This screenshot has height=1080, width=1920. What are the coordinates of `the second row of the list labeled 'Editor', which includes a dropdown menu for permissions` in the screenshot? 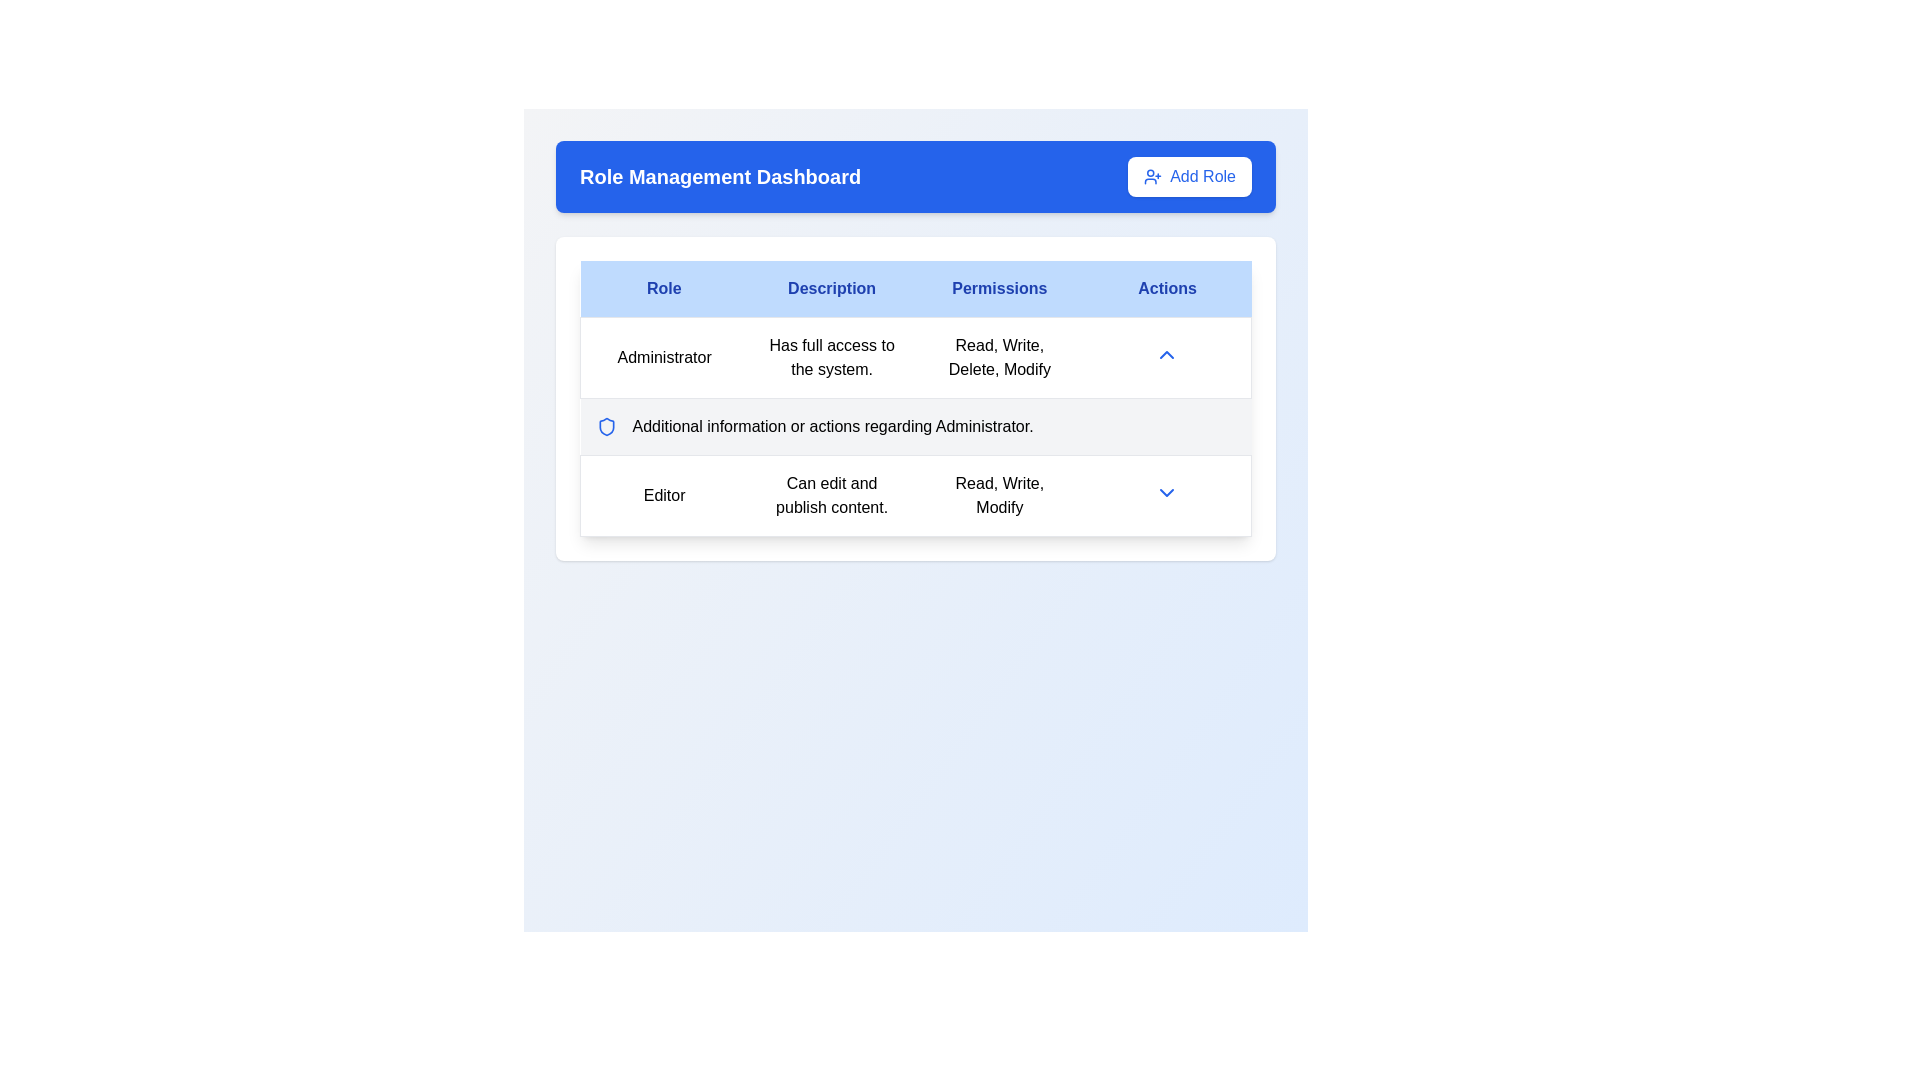 It's located at (915, 495).